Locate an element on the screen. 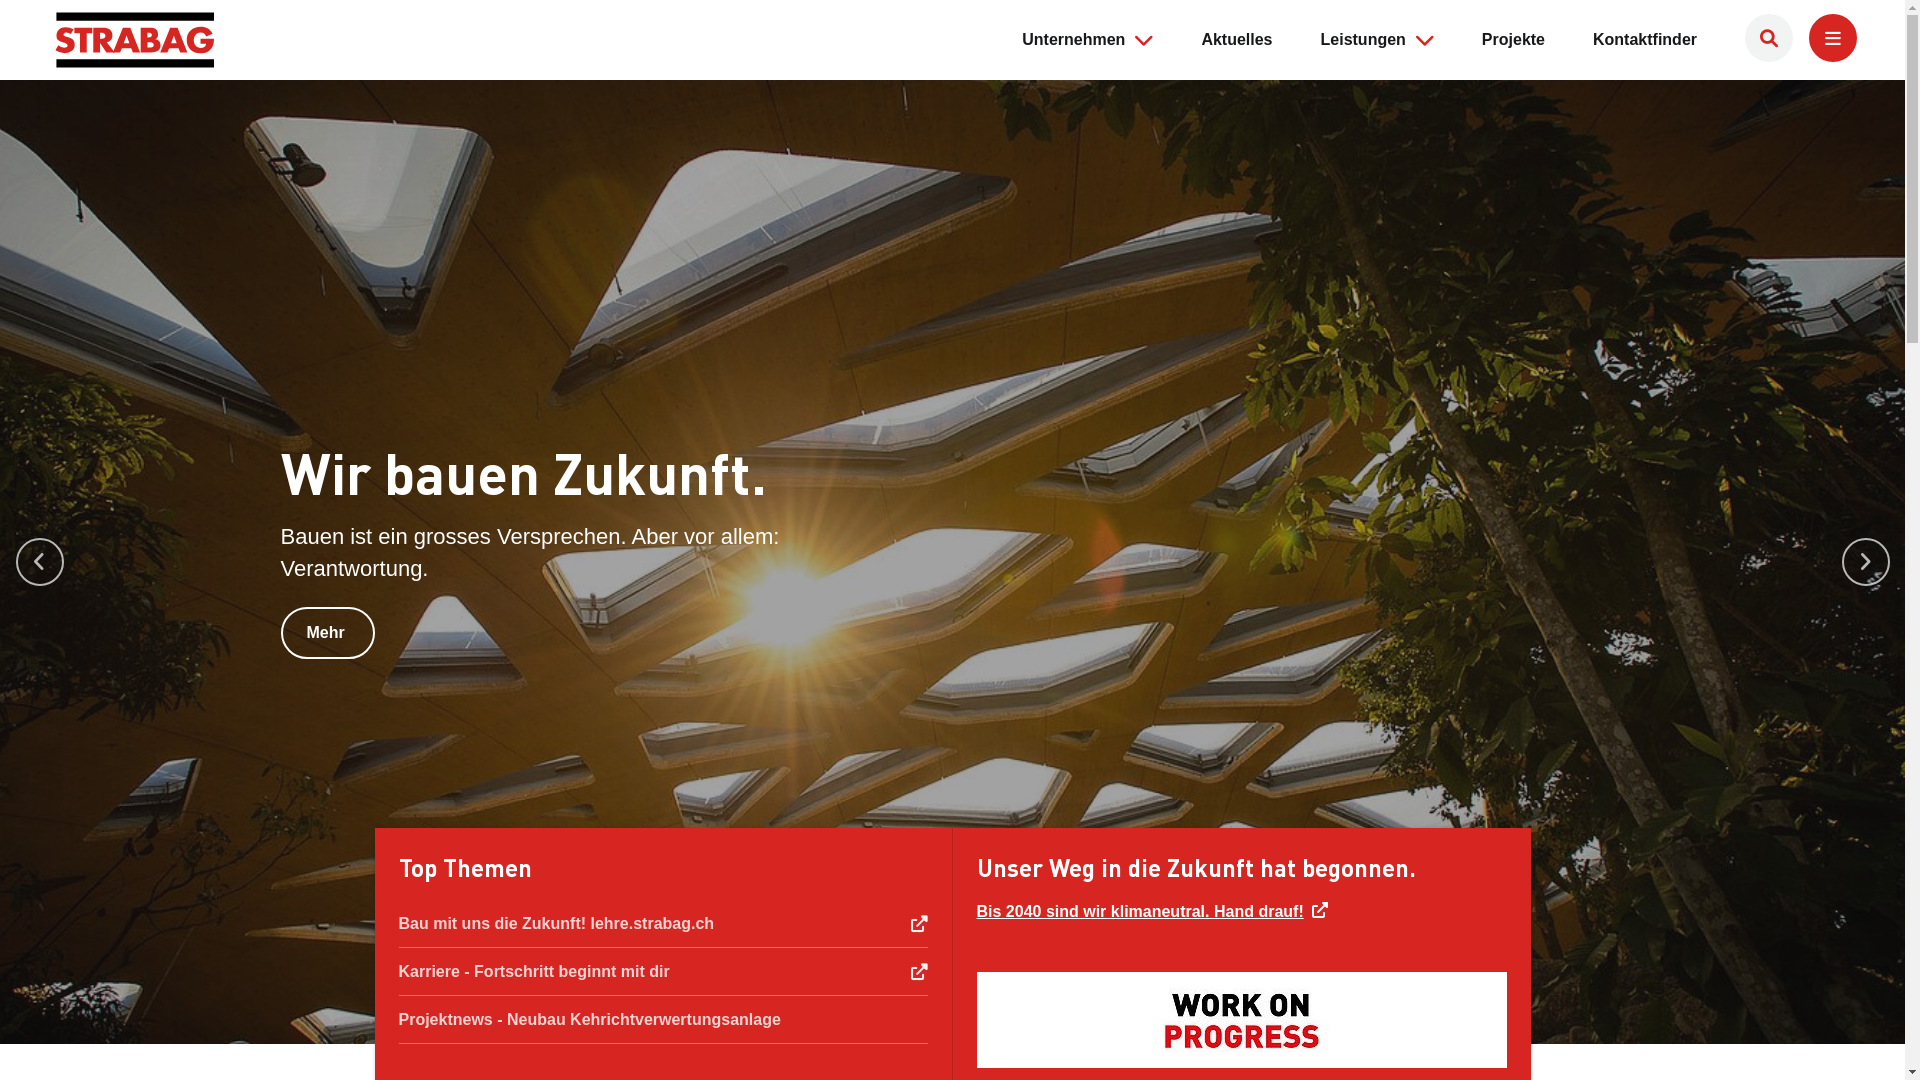 This screenshot has width=1920, height=1080. 'Projekte' is located at coordinates (1513, 50).